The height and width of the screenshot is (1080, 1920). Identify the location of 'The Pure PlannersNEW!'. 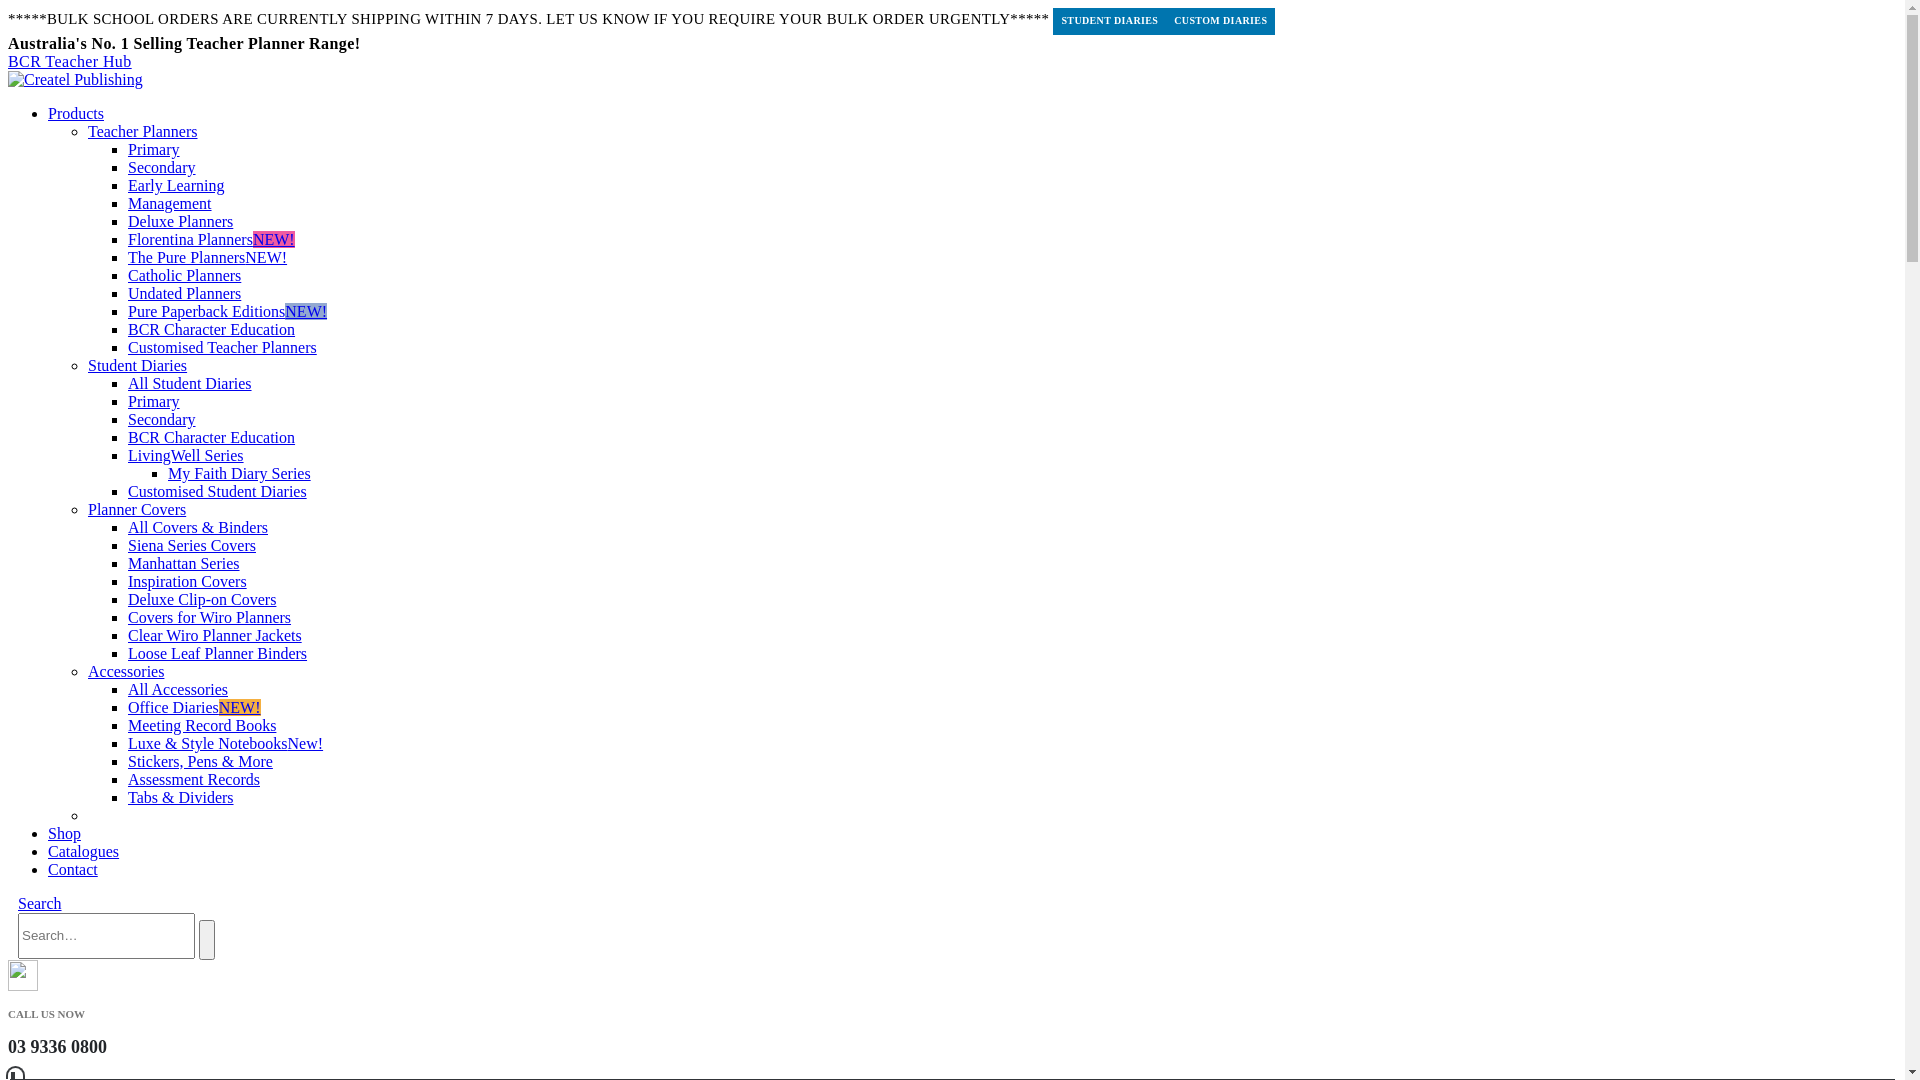
(207, 256).